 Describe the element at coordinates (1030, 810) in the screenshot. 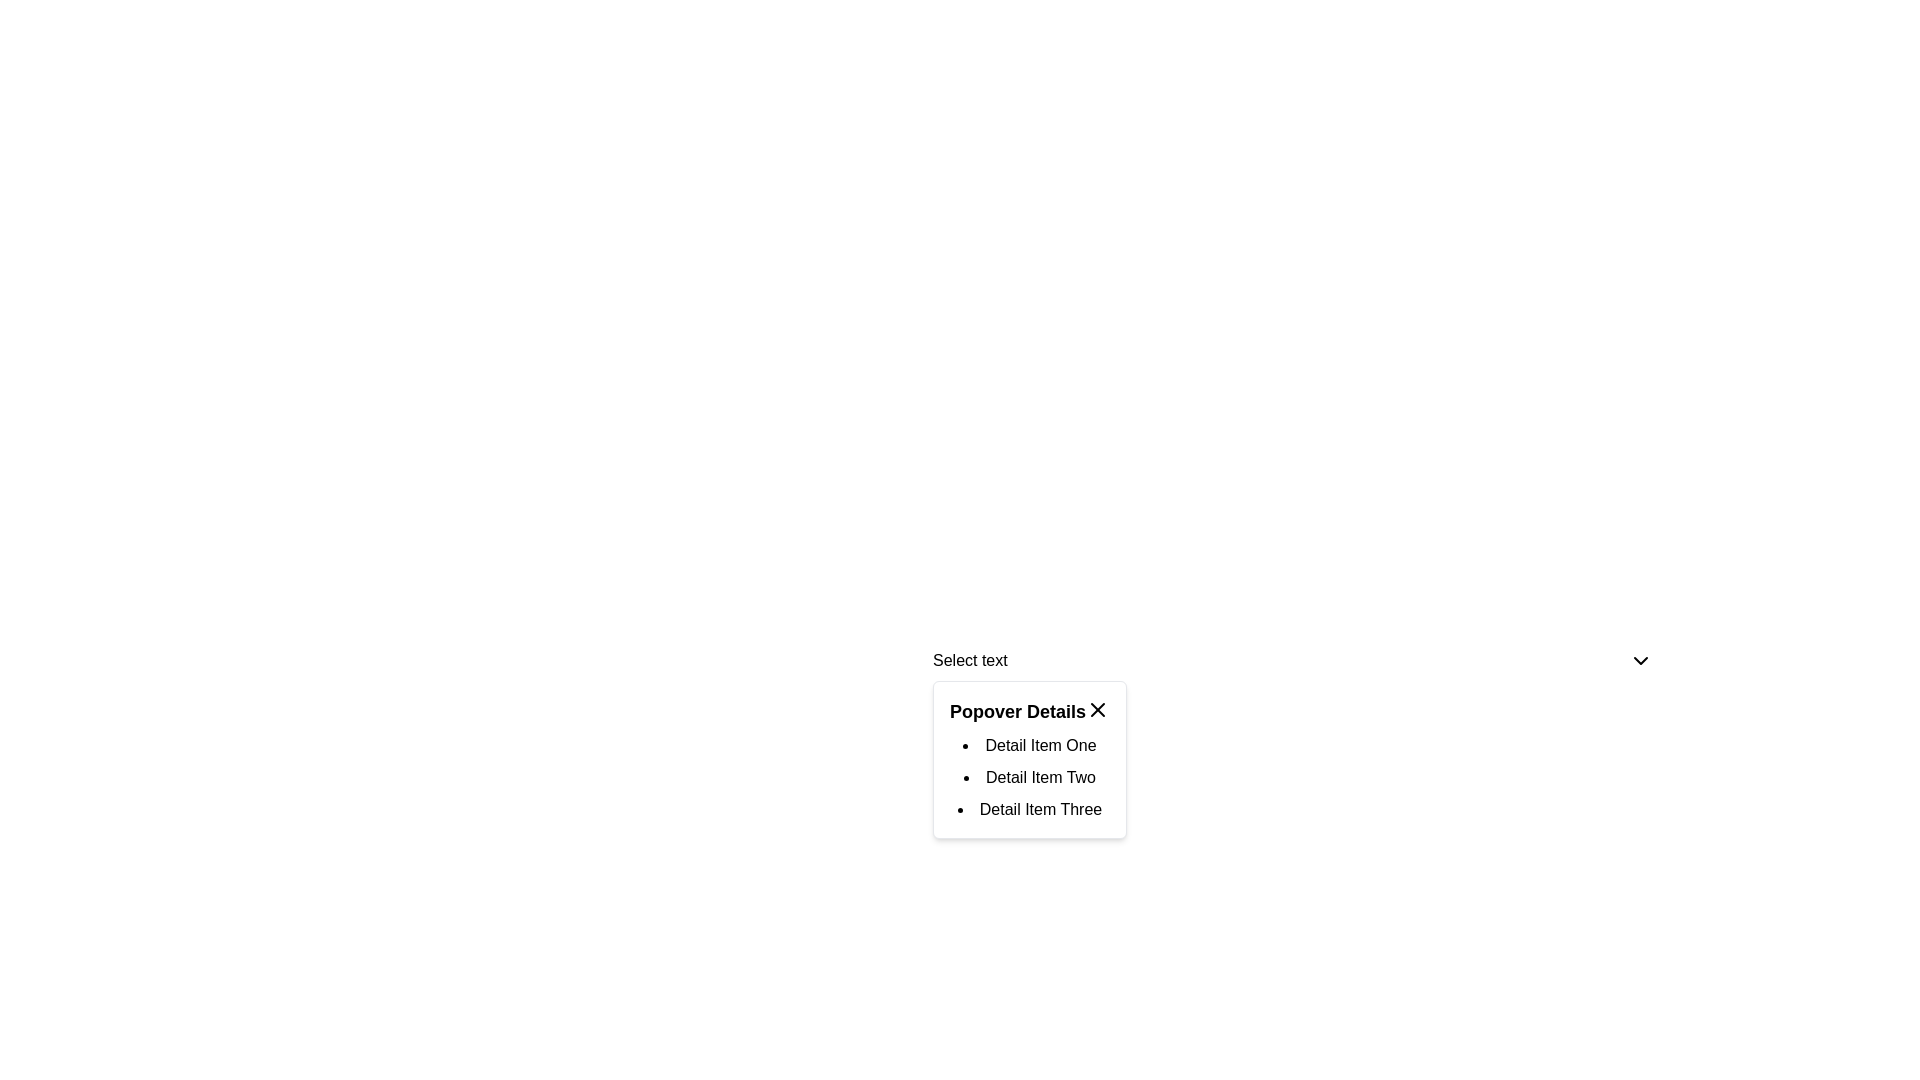

I see `static text item in the list that shows 'Detail Item Three', which is the third item in a bulleted list within a popover` at that location.